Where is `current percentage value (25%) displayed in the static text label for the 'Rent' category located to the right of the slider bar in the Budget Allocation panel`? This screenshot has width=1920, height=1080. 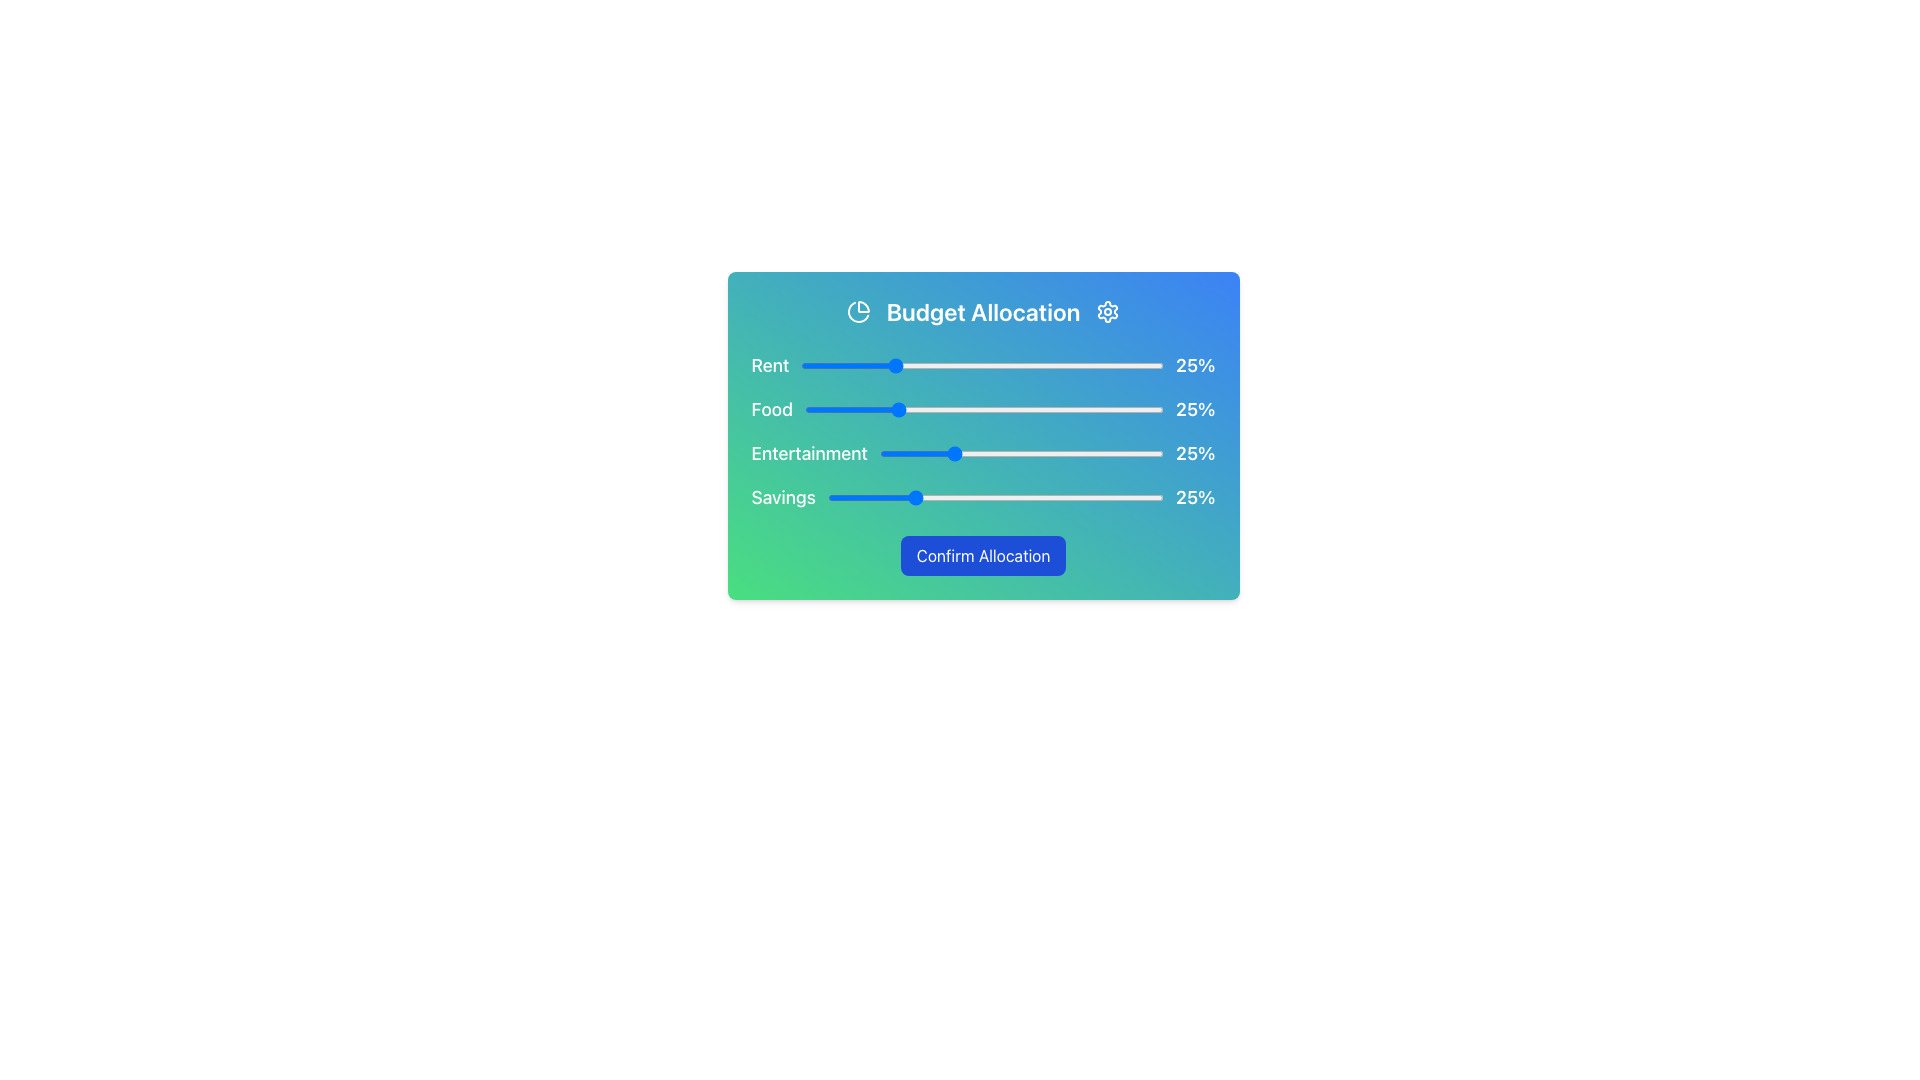
current percentage value (25%) displayed in the static text label for the 'Rent' category located to the right of the slider bar in the Budget Allocation panel is located at coordinates (1195, 366).